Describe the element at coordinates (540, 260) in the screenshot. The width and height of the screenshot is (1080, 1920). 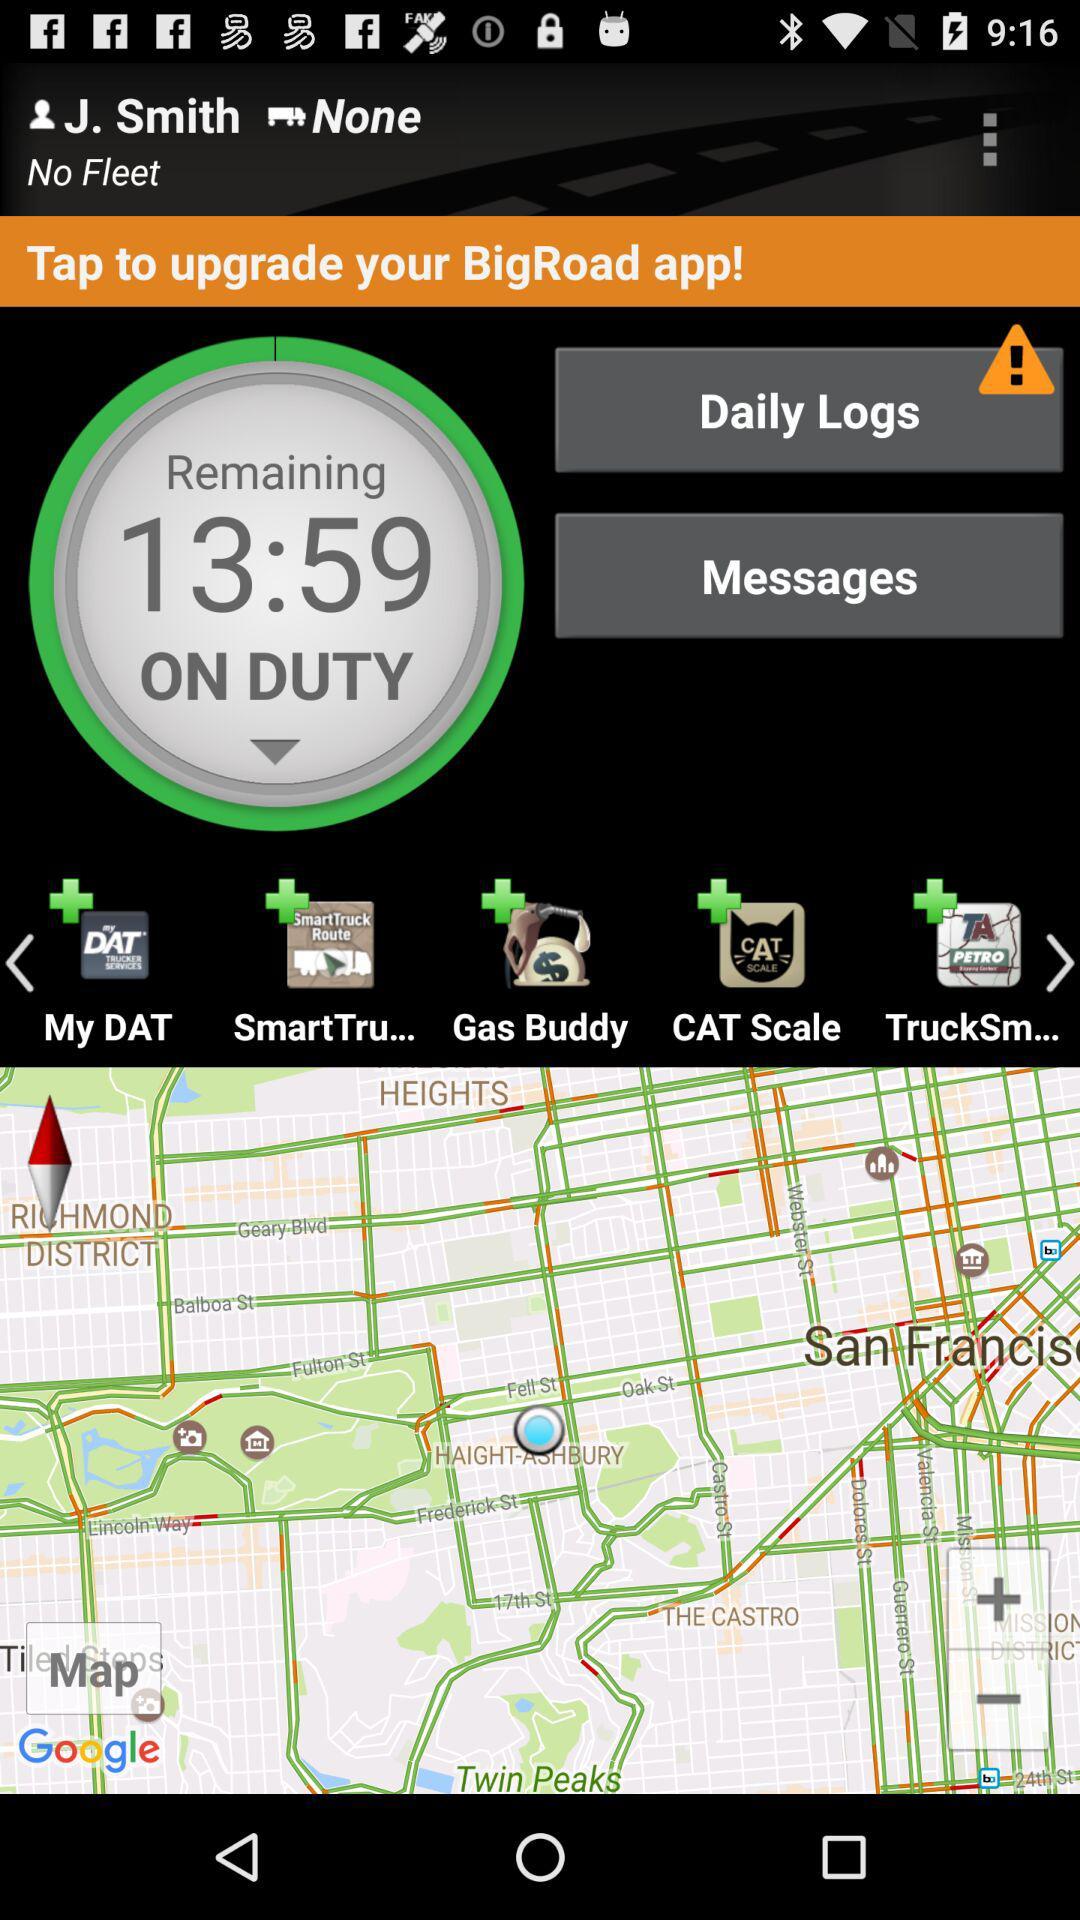
I see `the tap to upgrade icon` at that location.